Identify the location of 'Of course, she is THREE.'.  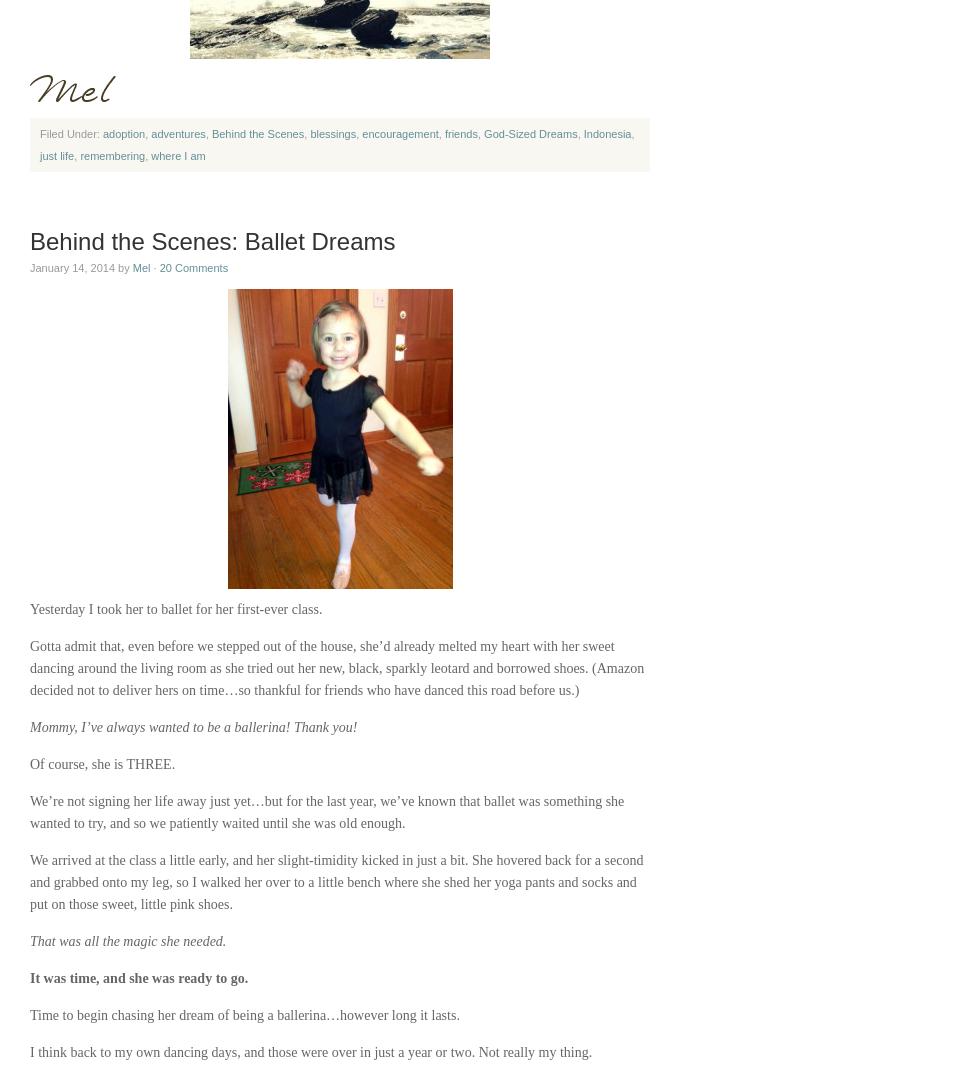
(29, 763).